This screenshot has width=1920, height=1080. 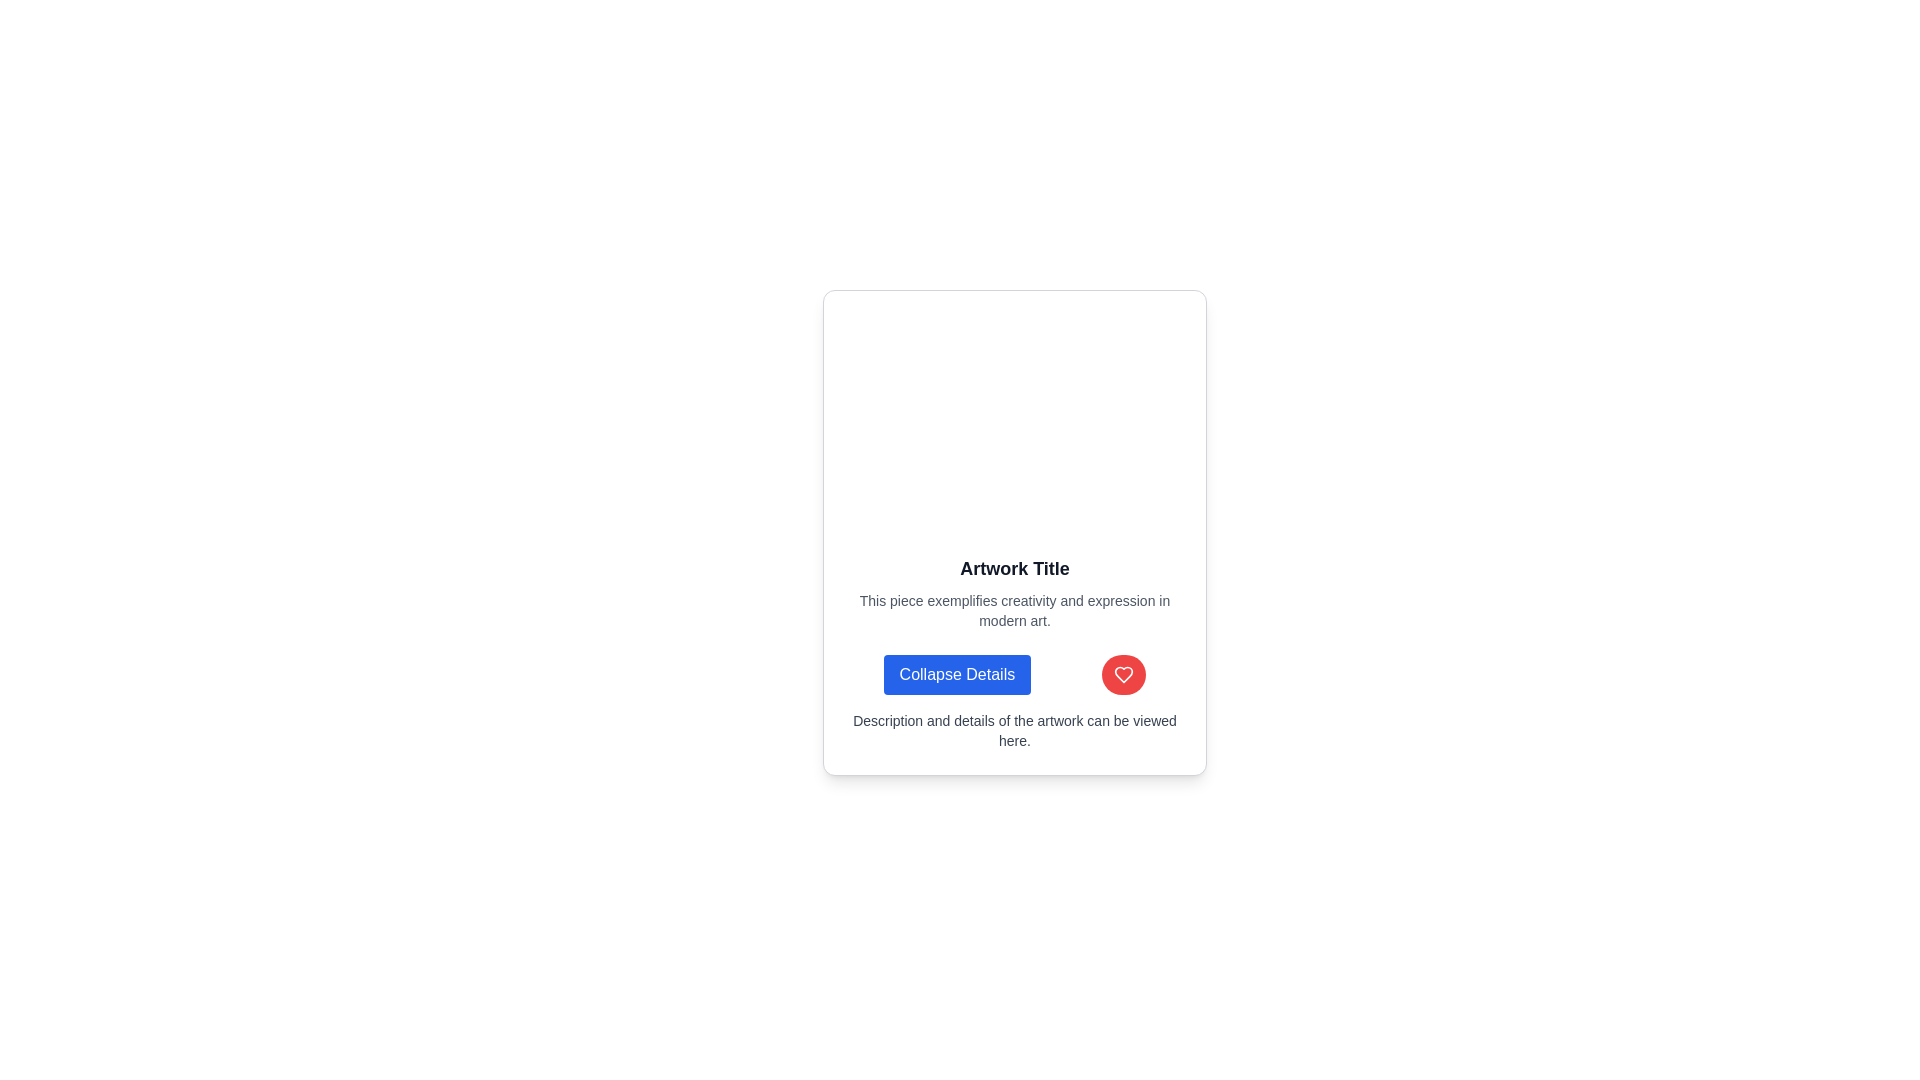 What do you see at coordinates (956, 675) in the screenshot?
I see `the blue button labeled 'Collapse Details'` at bounding box center [956, 675].